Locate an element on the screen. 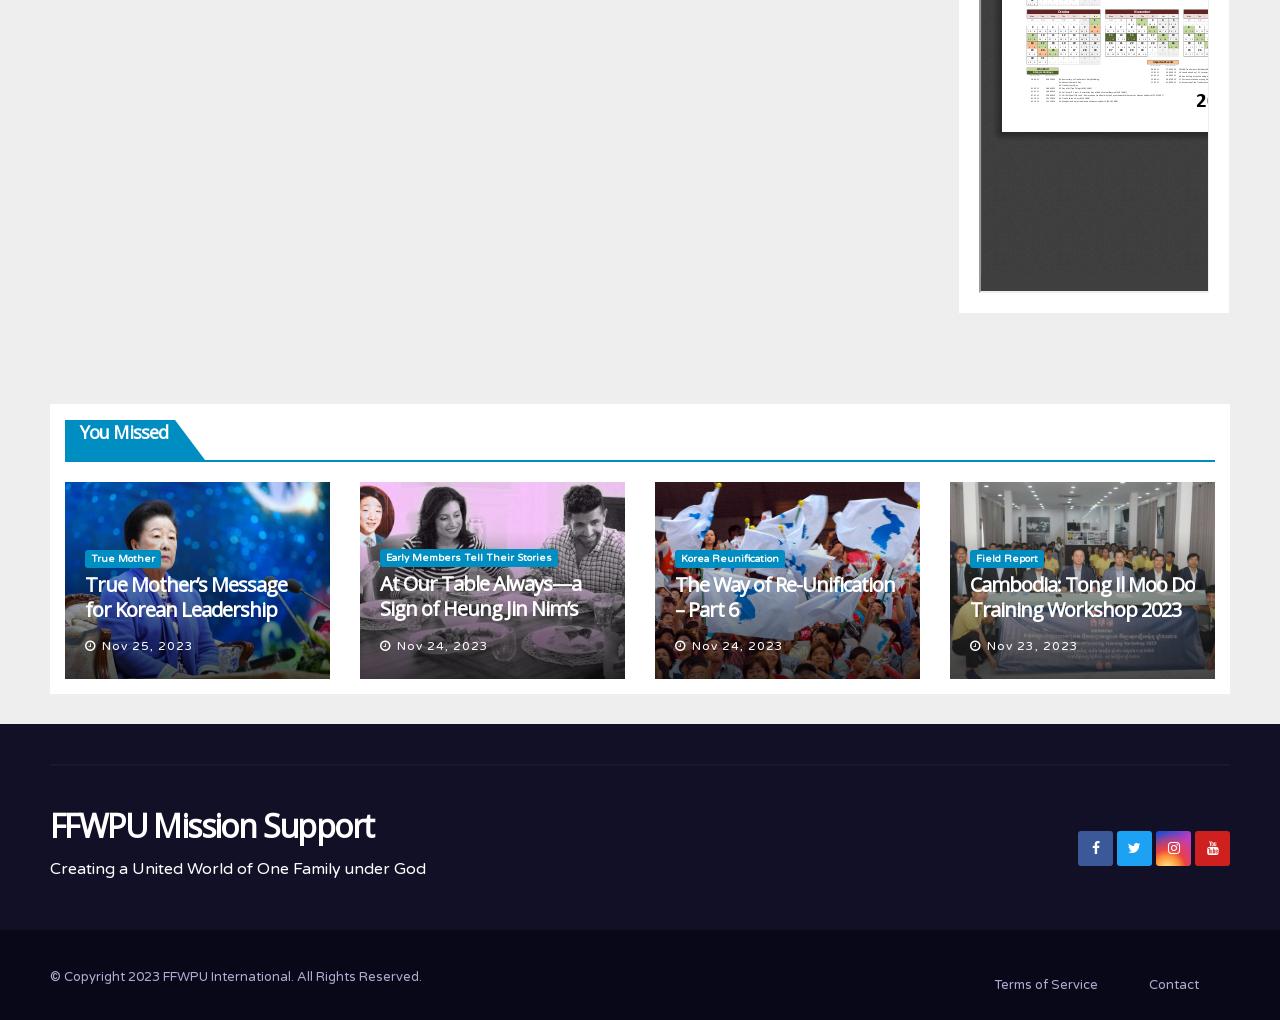 This screenshot has width=1280, height=1020. 'True Mother' is located at coordinates (122, 558).